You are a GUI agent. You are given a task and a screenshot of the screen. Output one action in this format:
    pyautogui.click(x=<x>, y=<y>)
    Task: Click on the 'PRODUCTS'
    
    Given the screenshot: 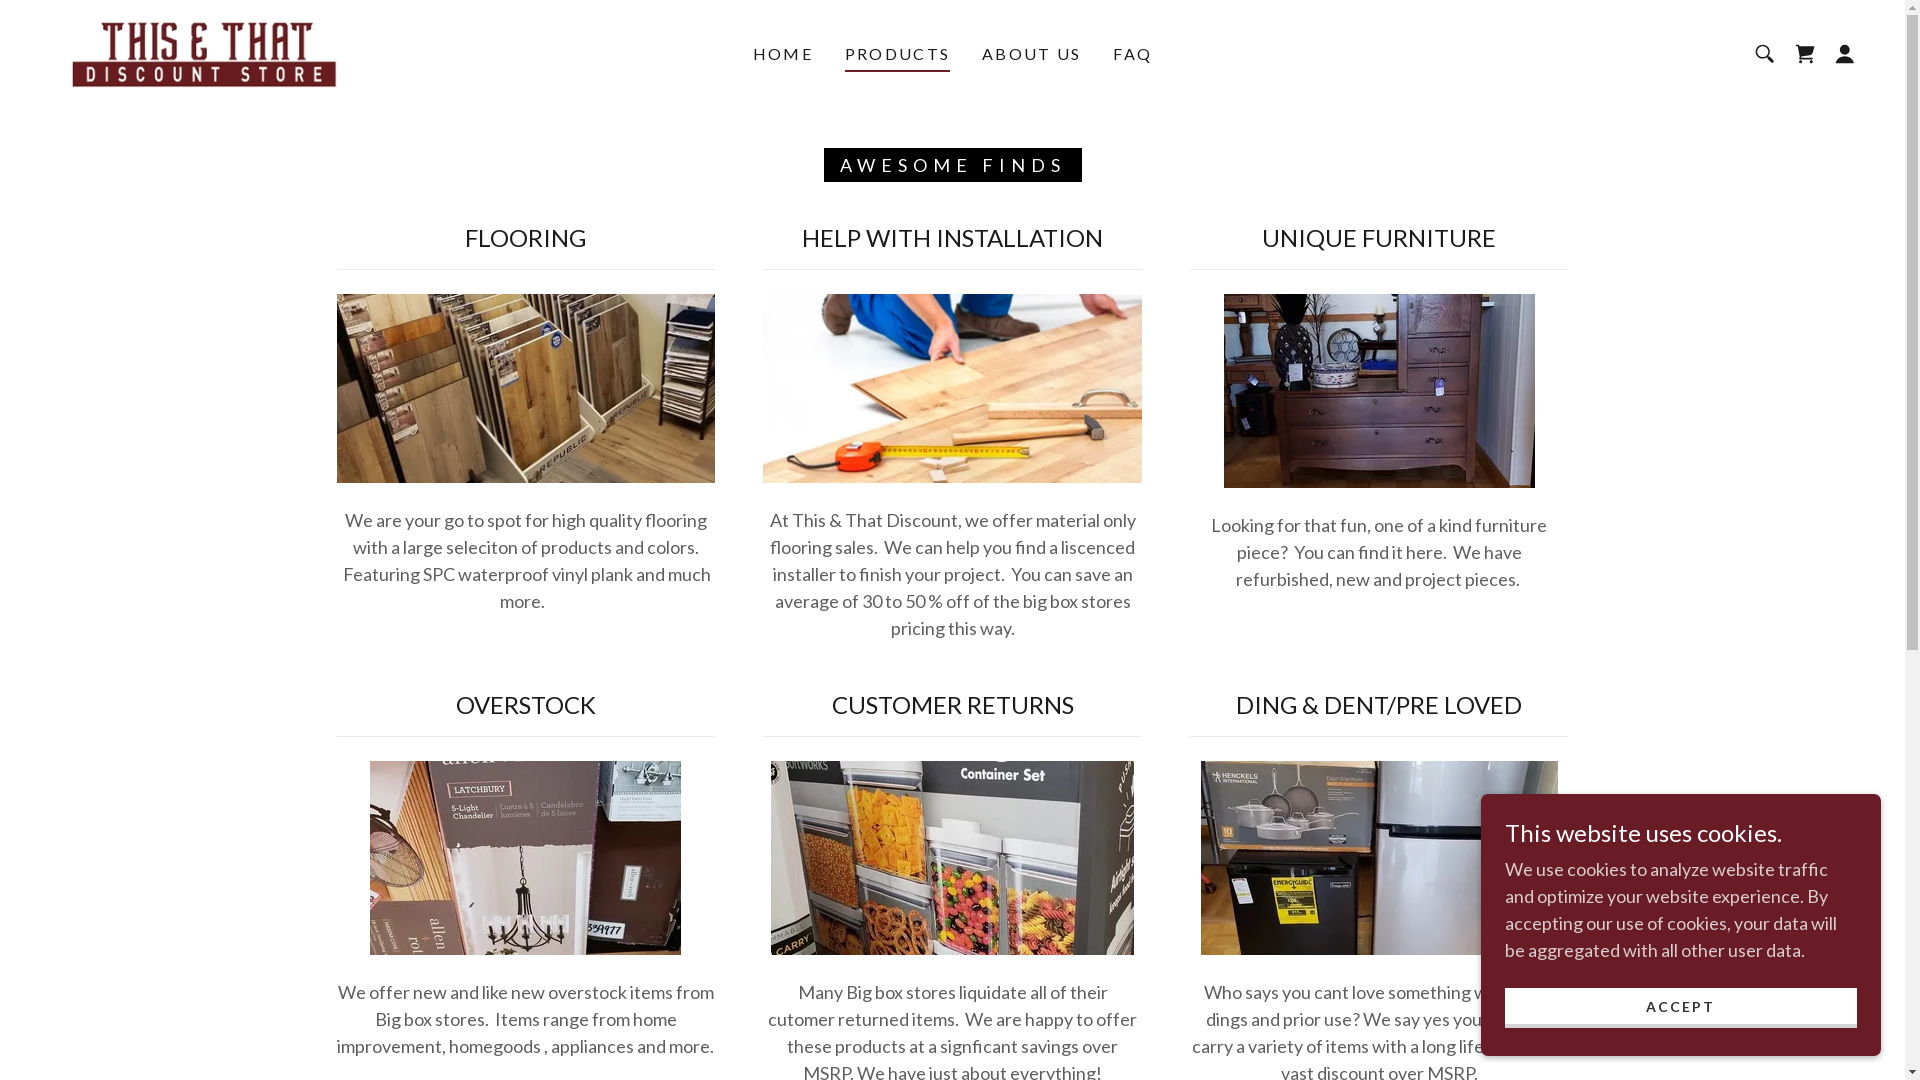 What is the action you would take?
    pyautogui.click(x=896, y=56)
    